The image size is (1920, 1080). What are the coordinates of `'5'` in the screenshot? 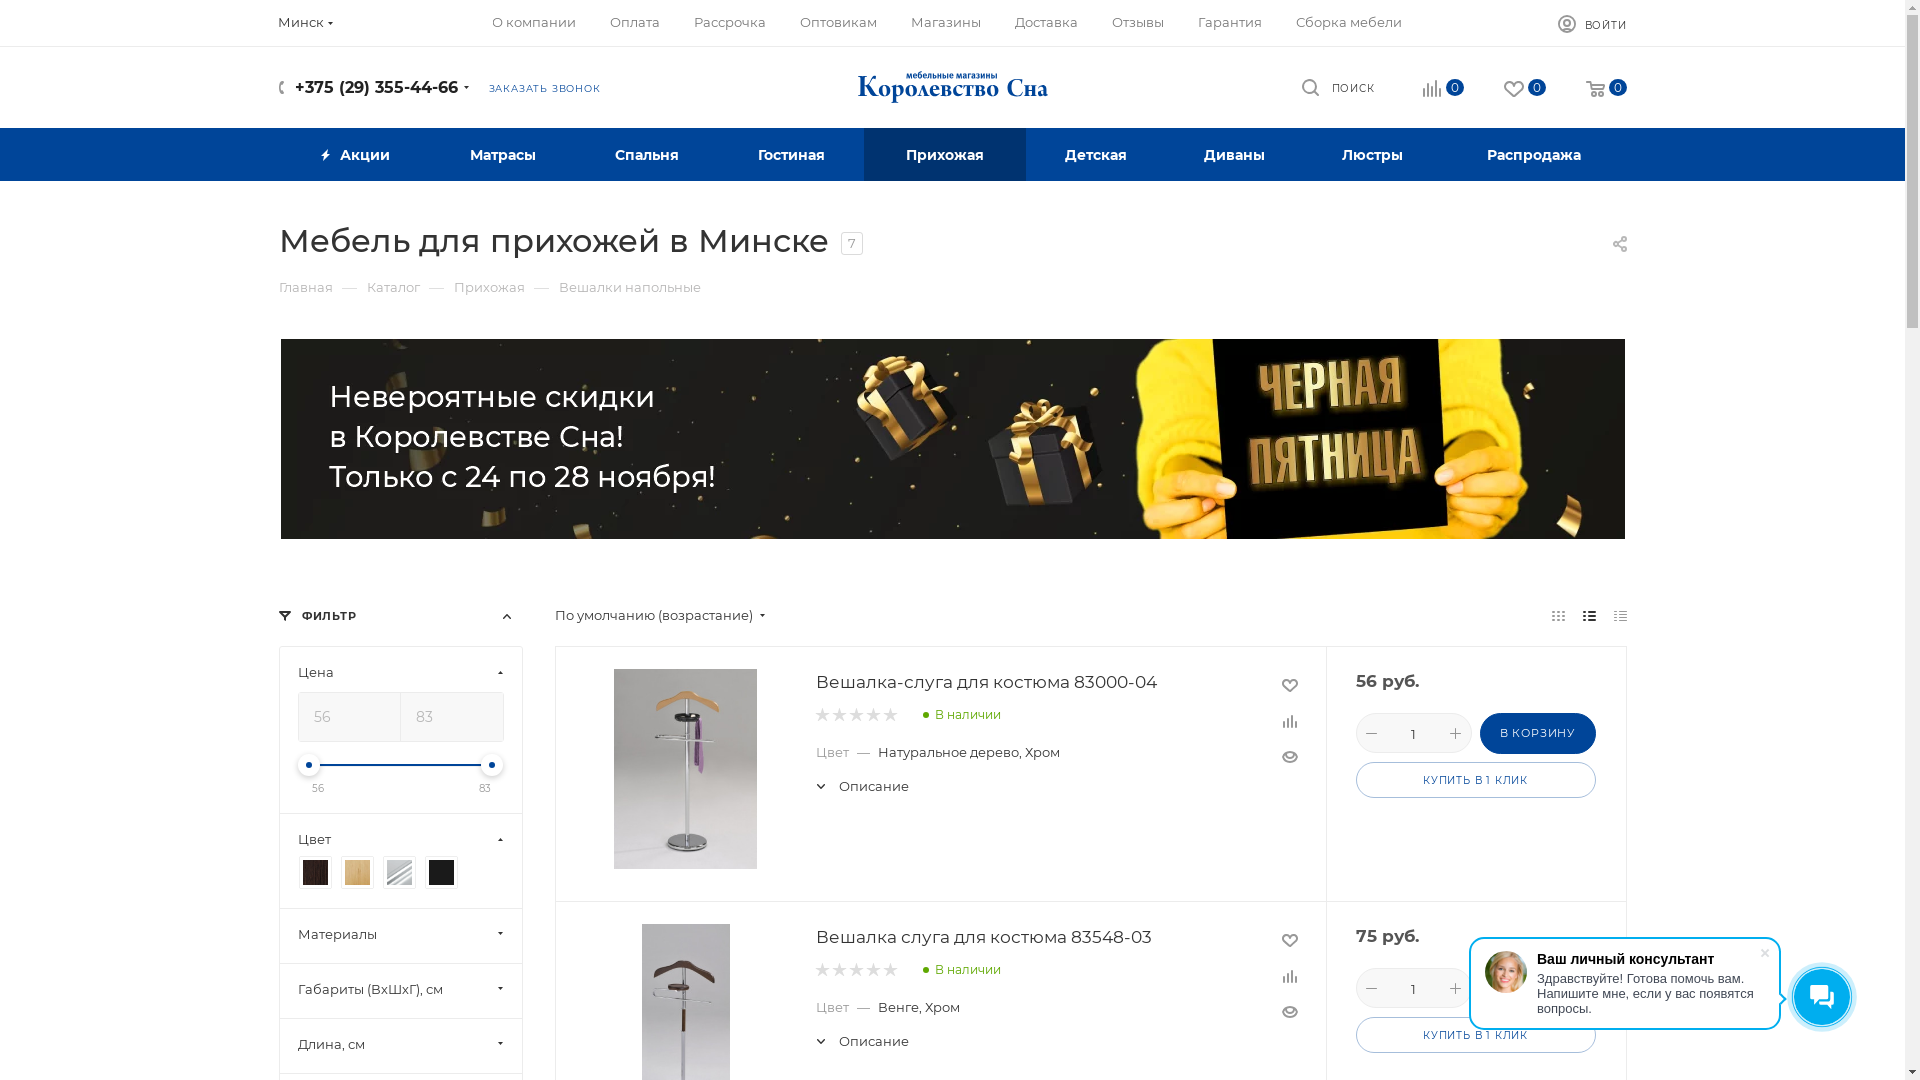 It's located at (881, 714).